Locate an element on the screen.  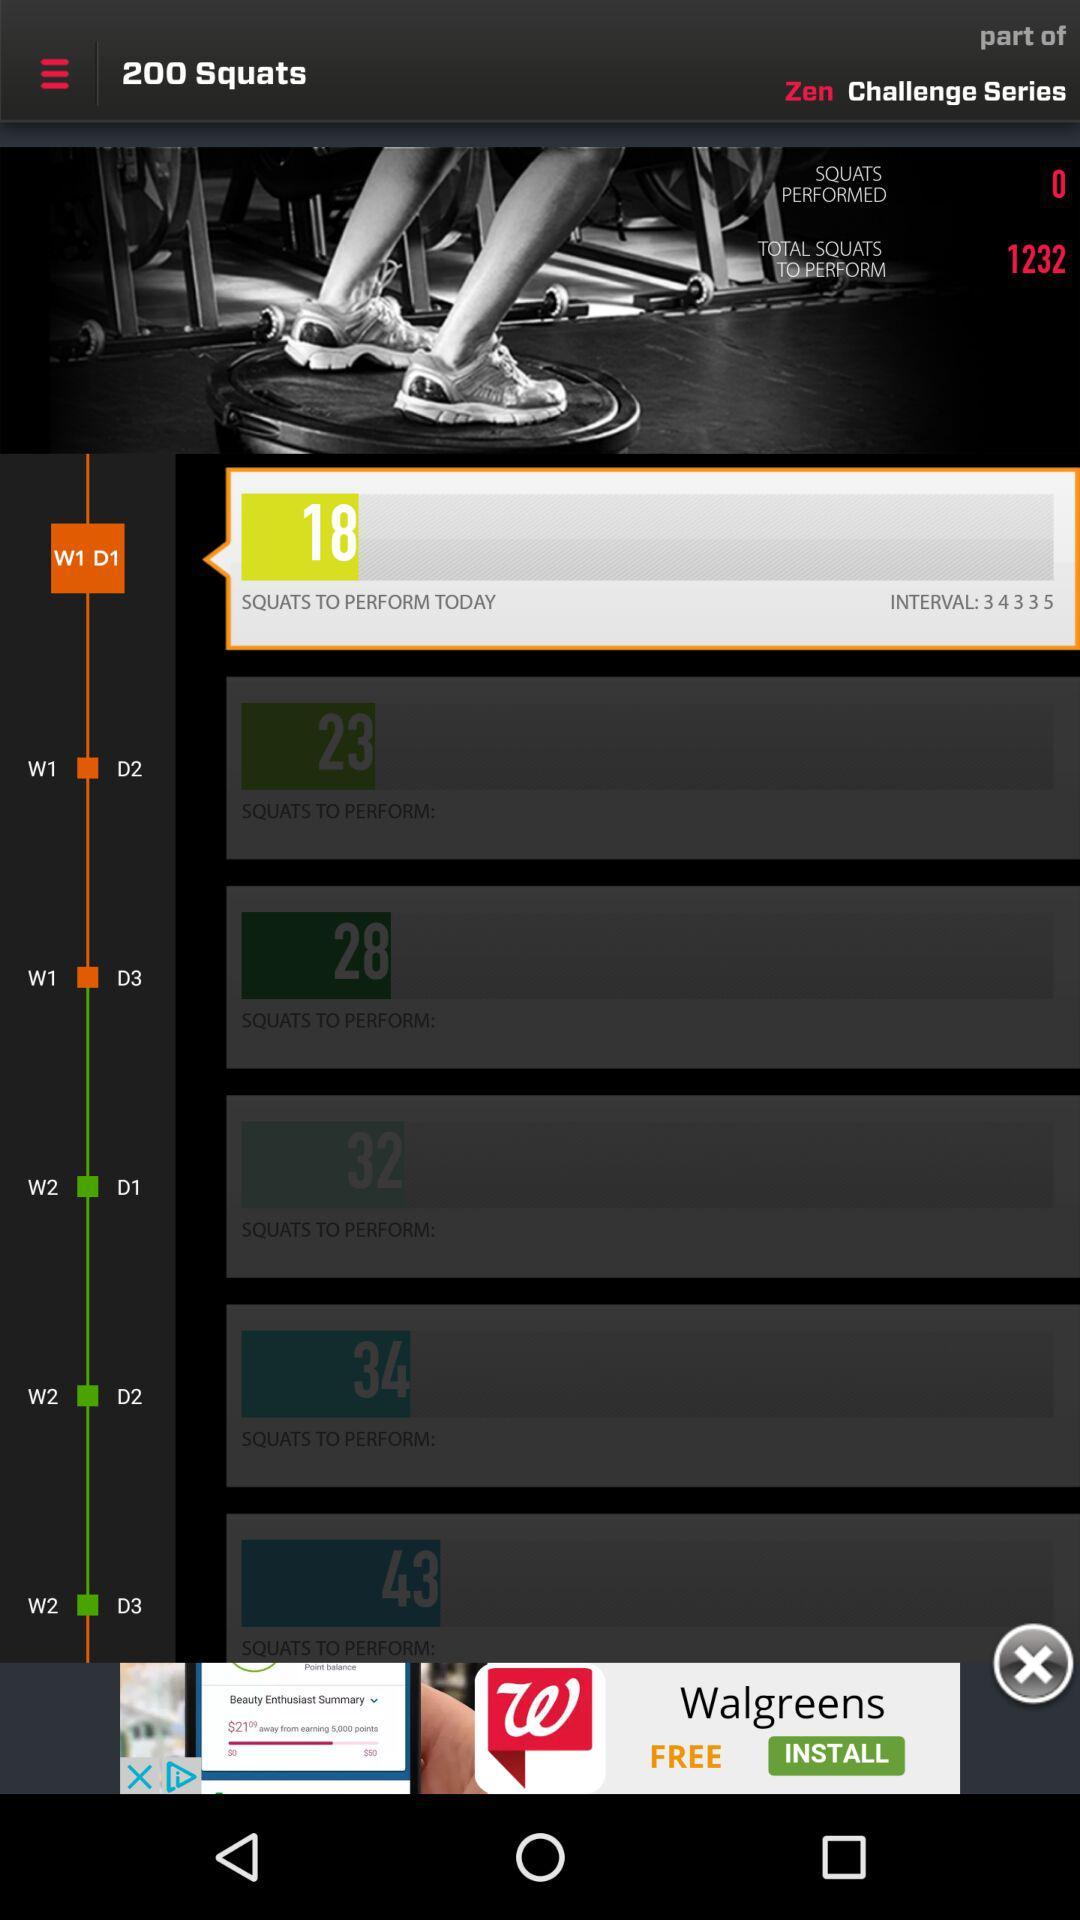
the button which is right to d1 is located at coordinates (640, 1186).